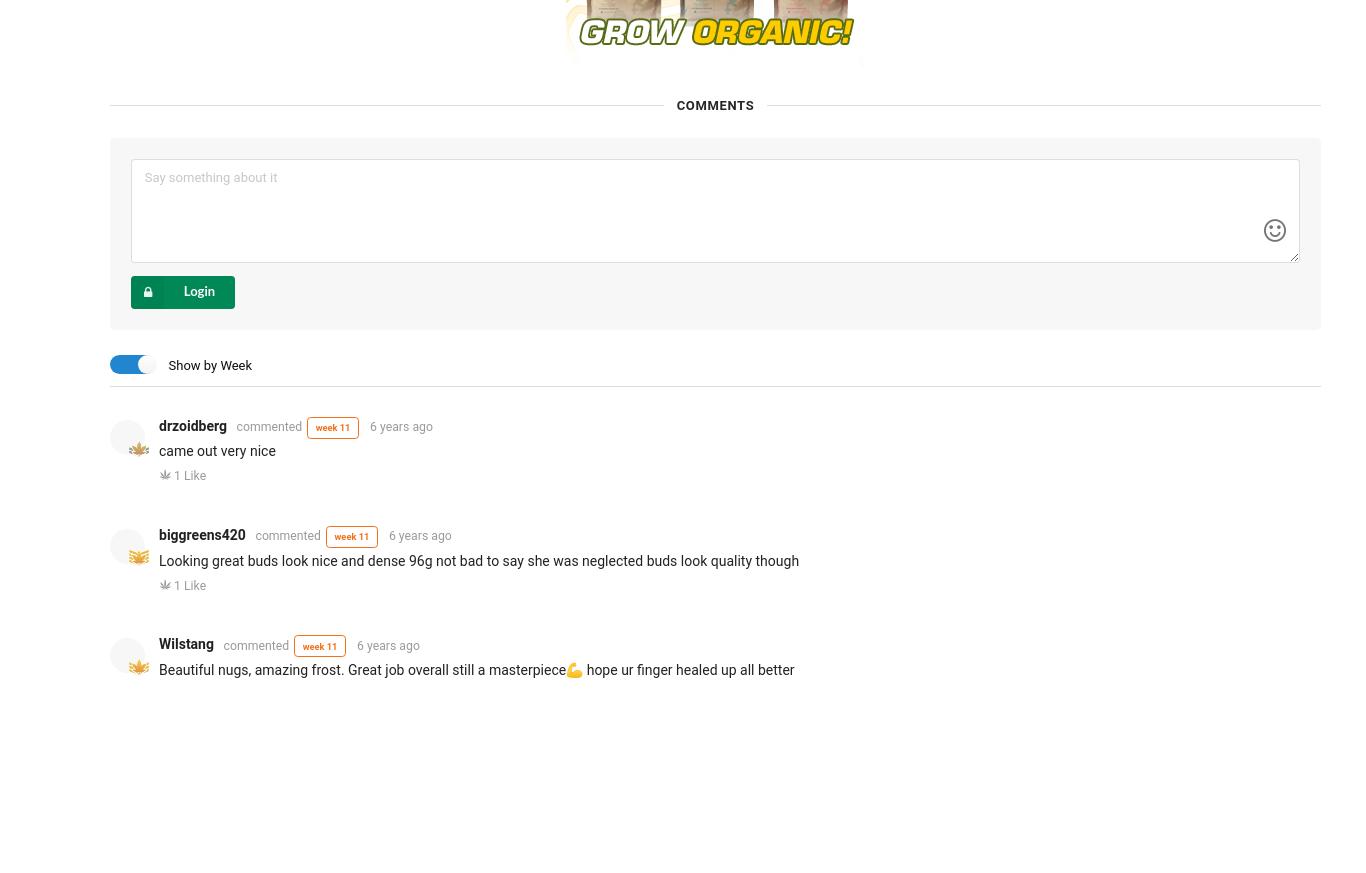 Image resolution: width=1366 pixels, height=873 pixels. I want to click on 'came out very nice', so click(216, 450).